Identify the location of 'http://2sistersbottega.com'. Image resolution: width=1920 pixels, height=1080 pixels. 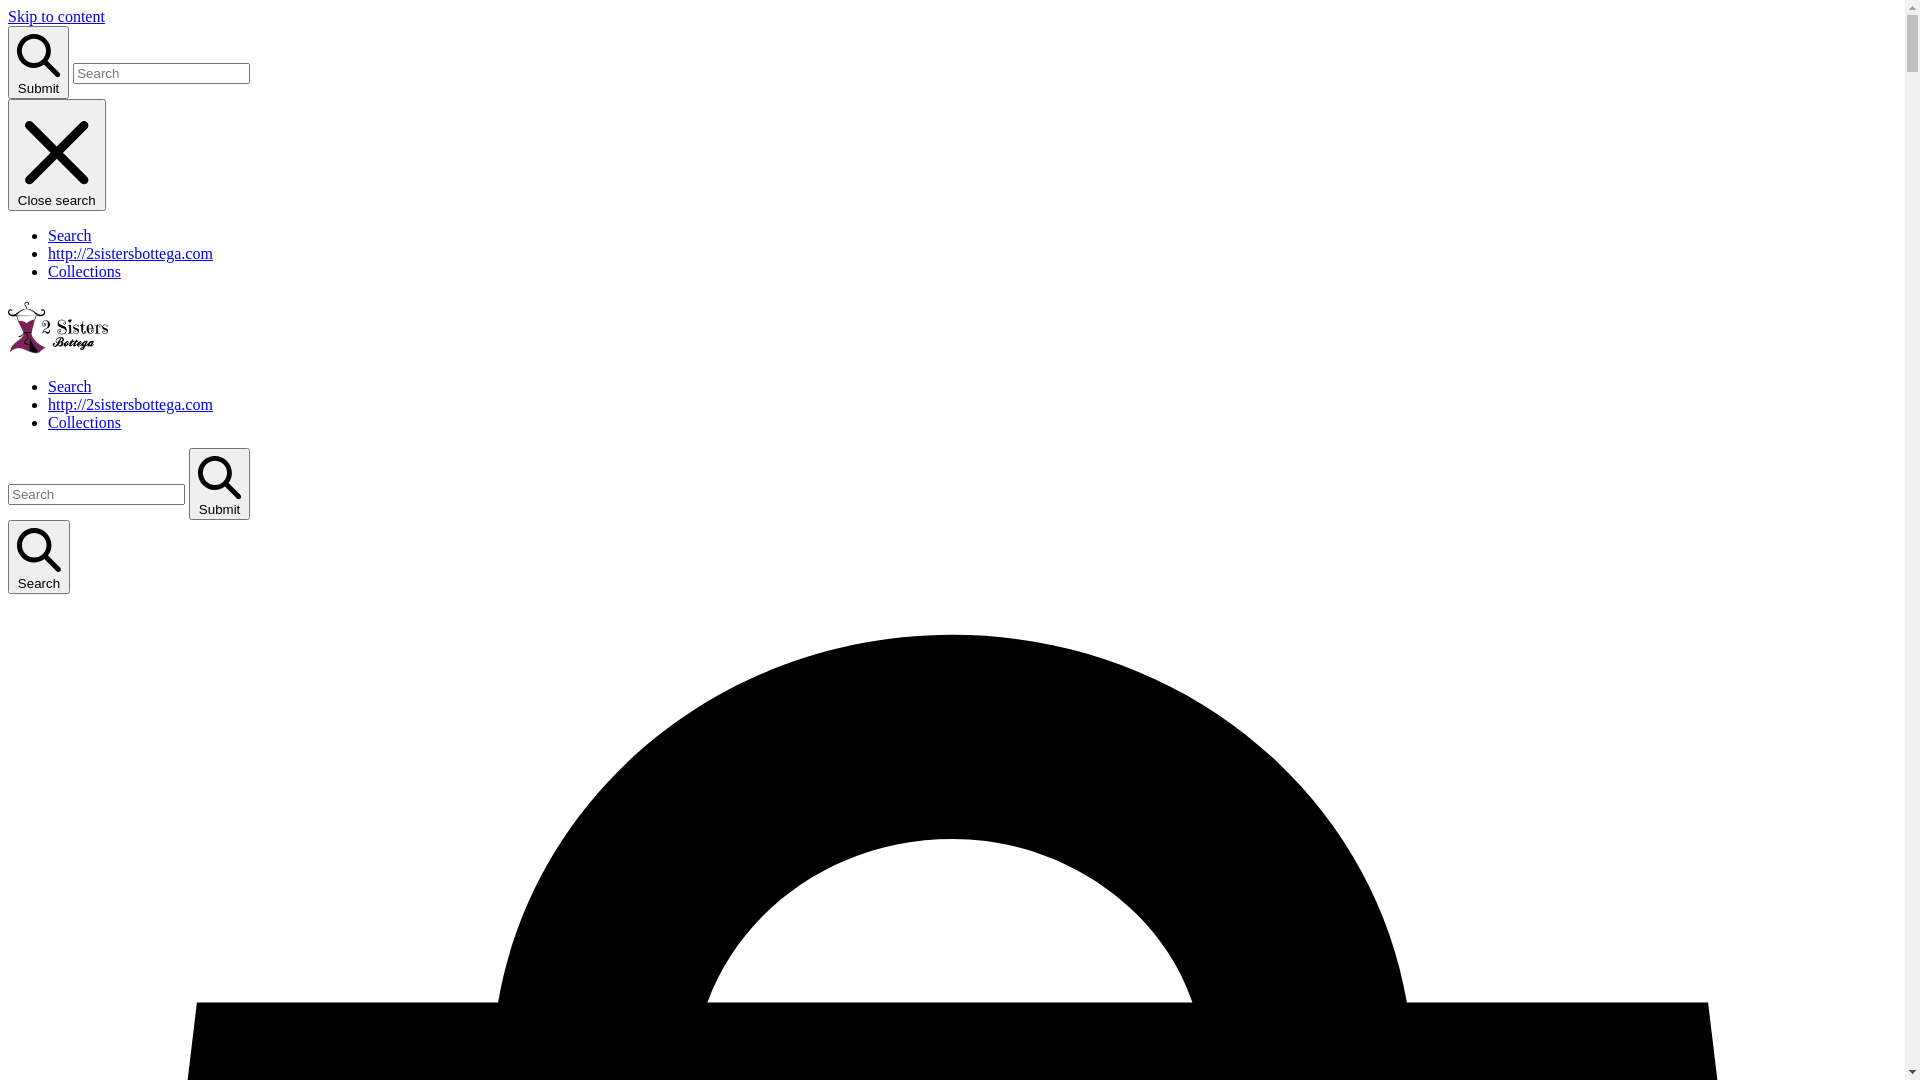
(129, 404).